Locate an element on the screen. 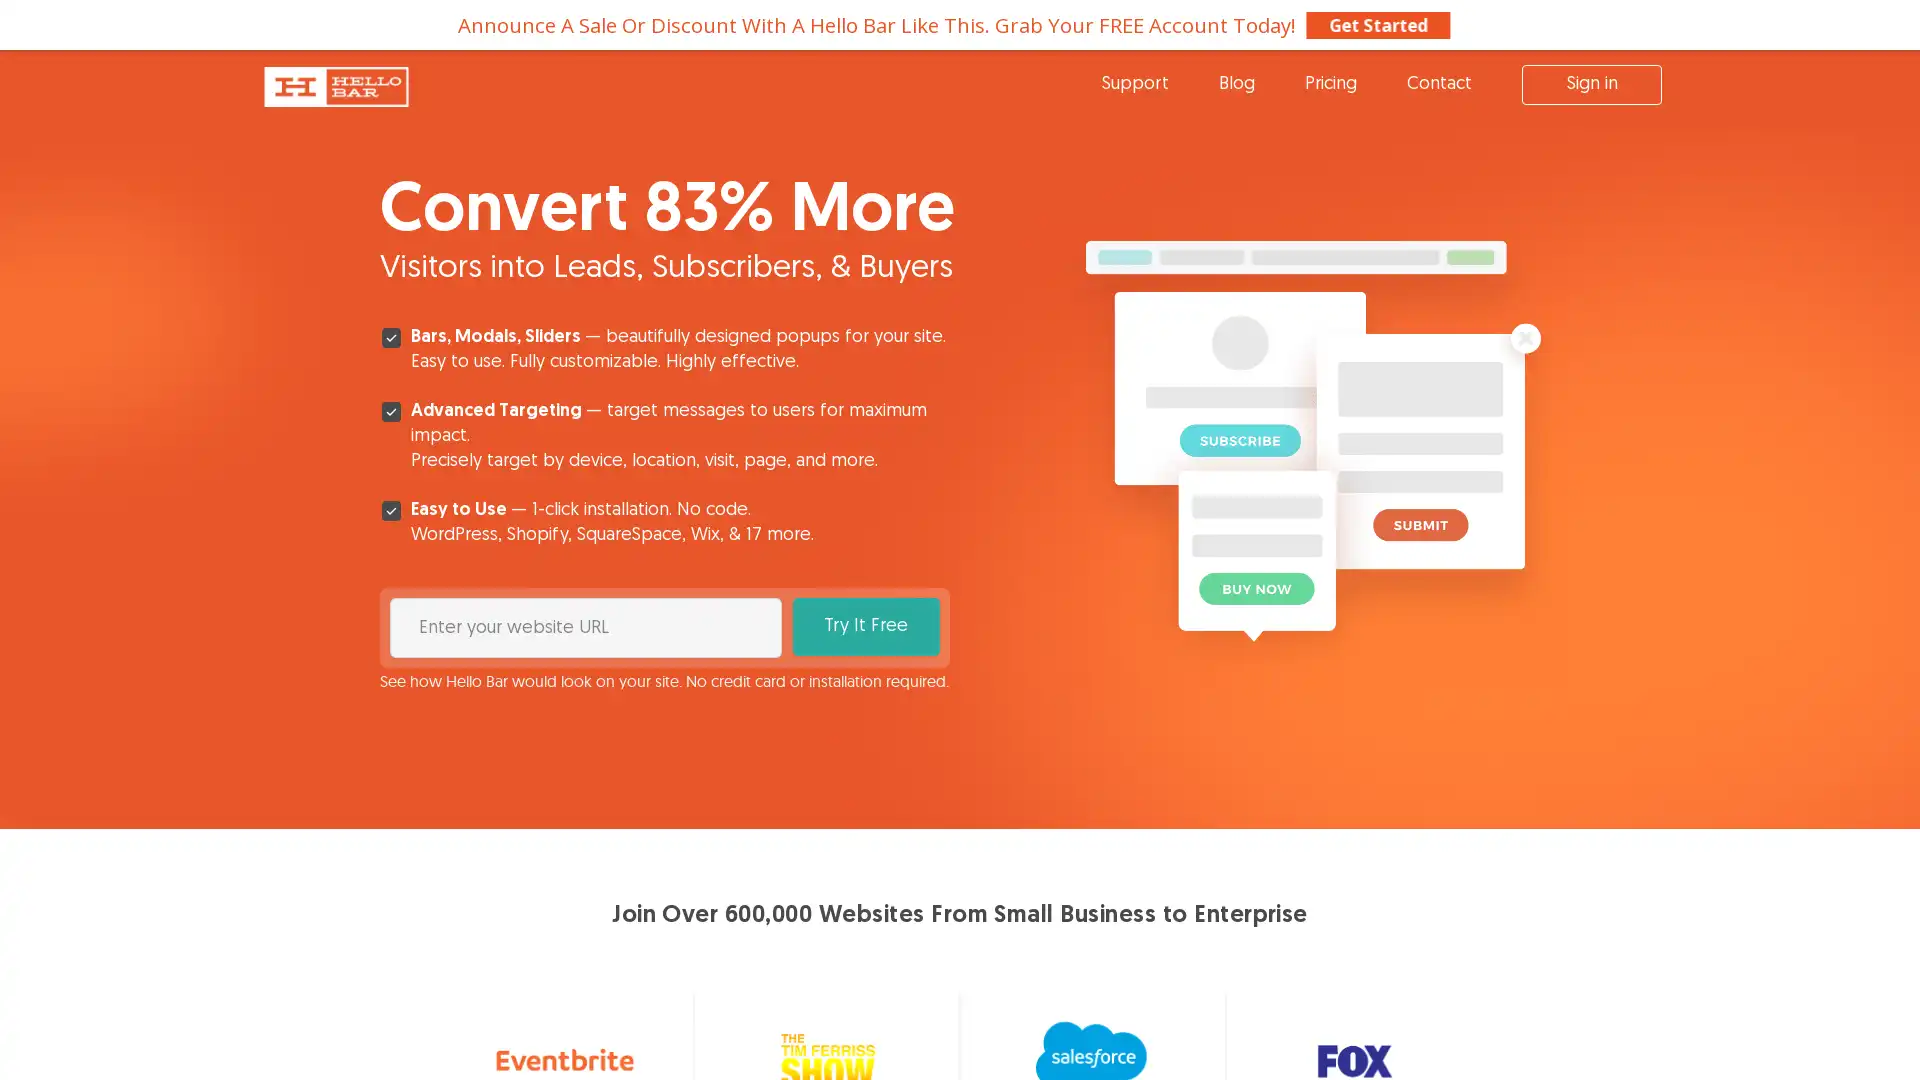  Try It Free is located at coordinates (865, 626).